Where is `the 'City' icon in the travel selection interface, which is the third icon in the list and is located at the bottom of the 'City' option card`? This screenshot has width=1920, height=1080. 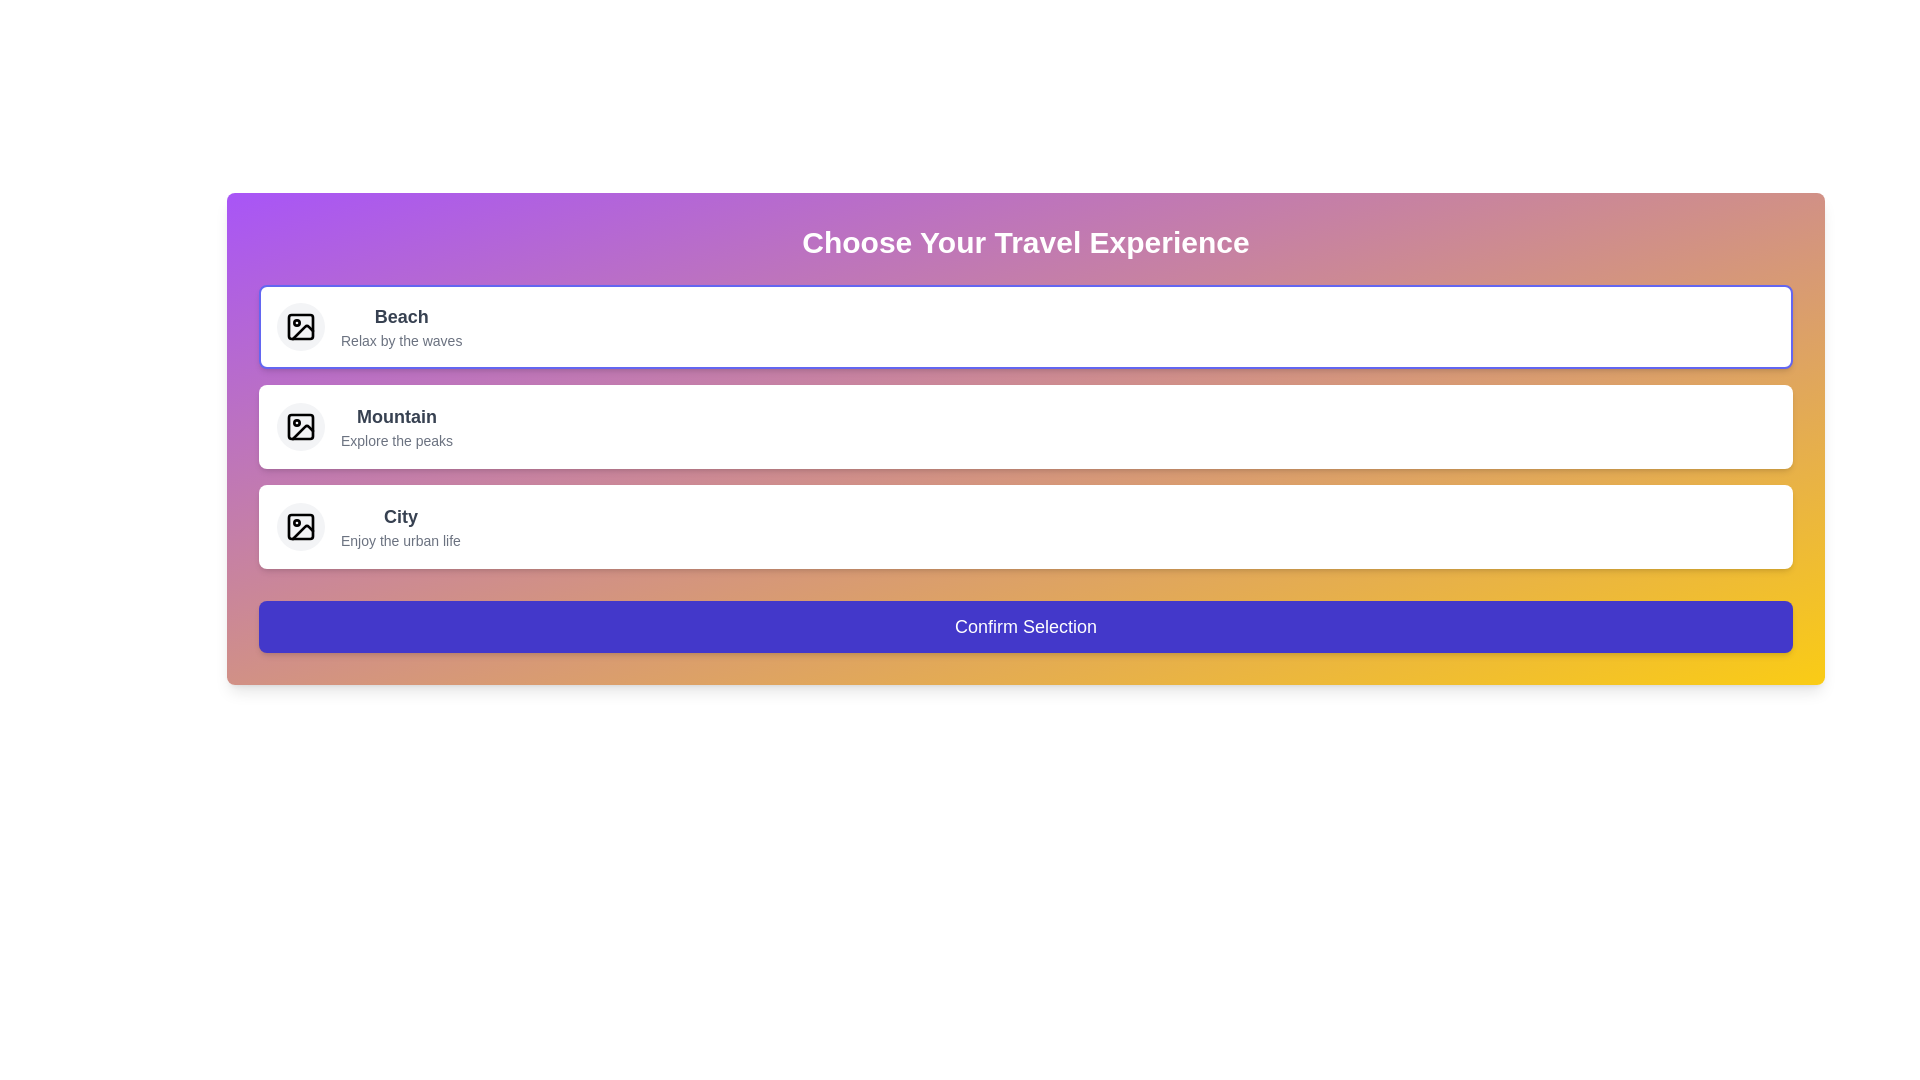
the 'City' icon in the travel selection interface, which is the third icon in the list and is located at the bottom of the 'City' option card is located at coordinates (301, 531).